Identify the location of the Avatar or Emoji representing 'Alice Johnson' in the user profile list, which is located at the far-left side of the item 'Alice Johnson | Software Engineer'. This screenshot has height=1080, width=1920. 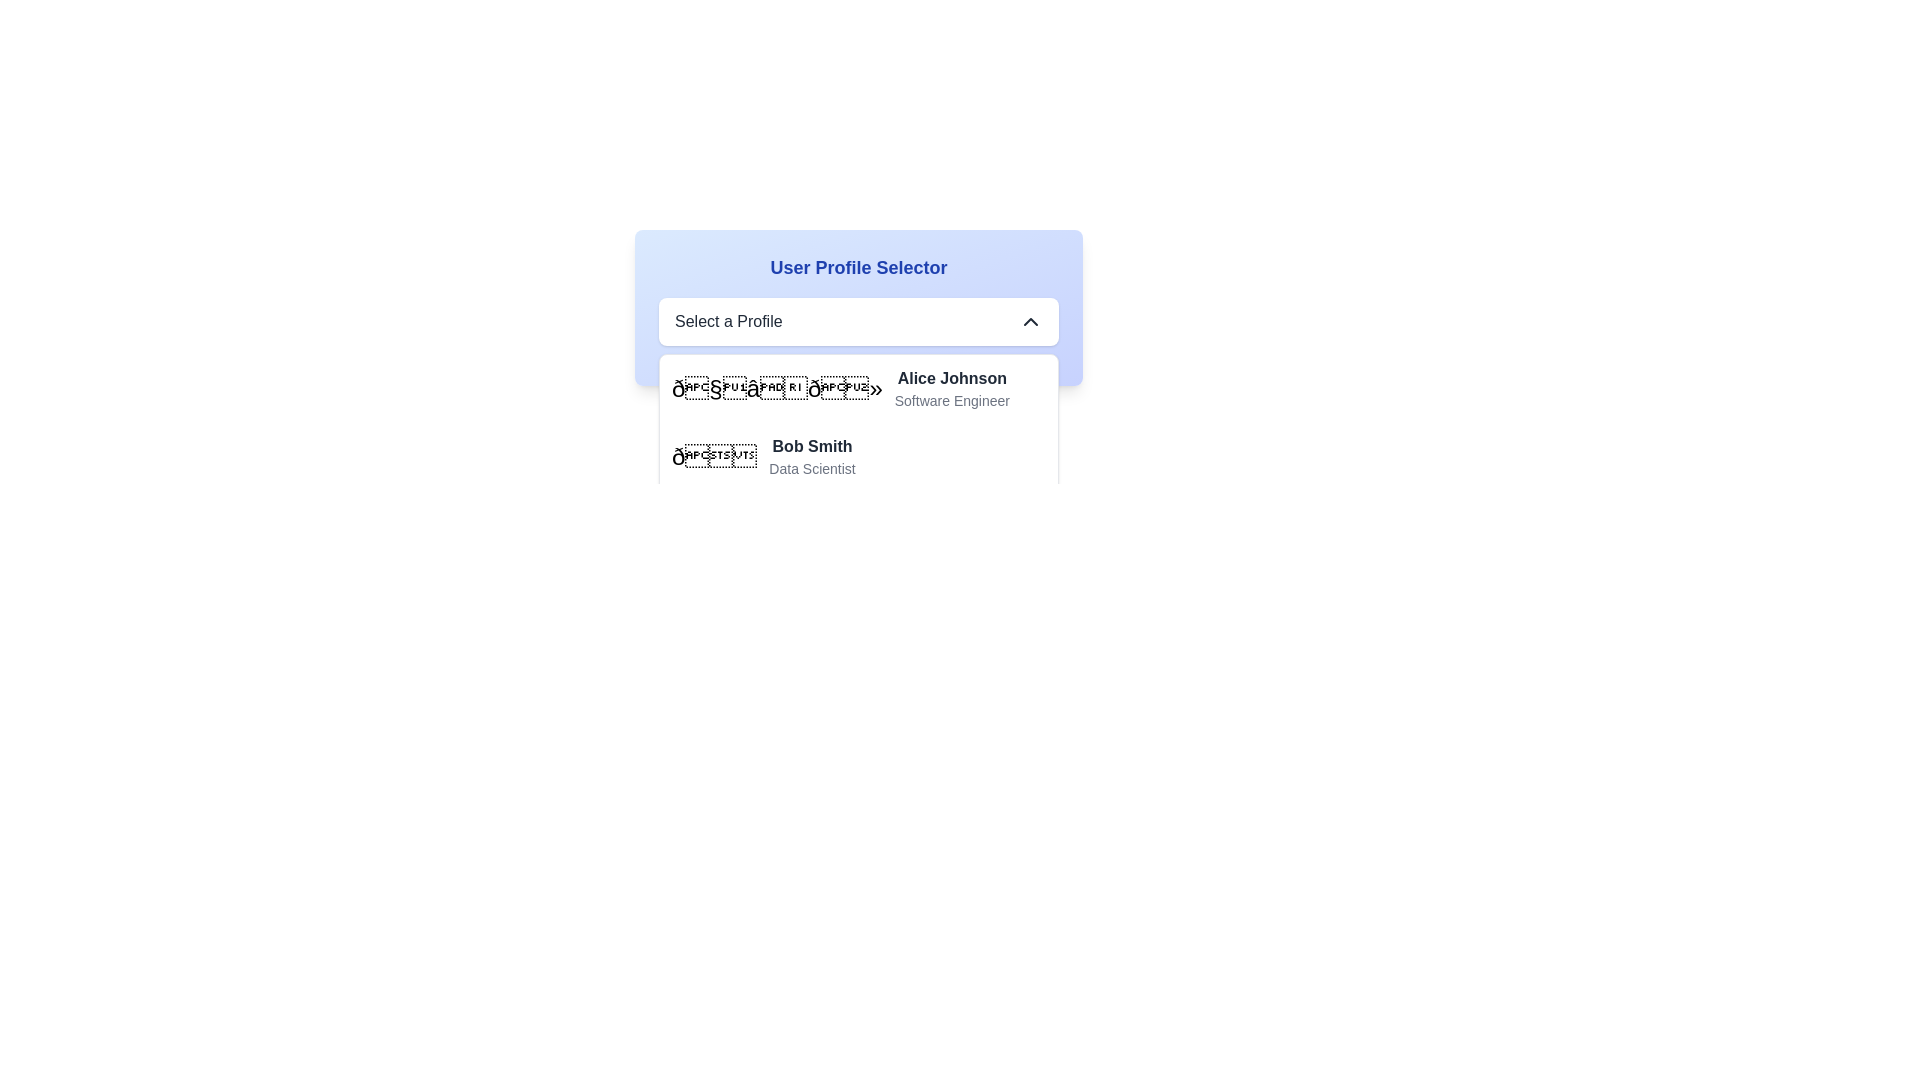
(776, 389).